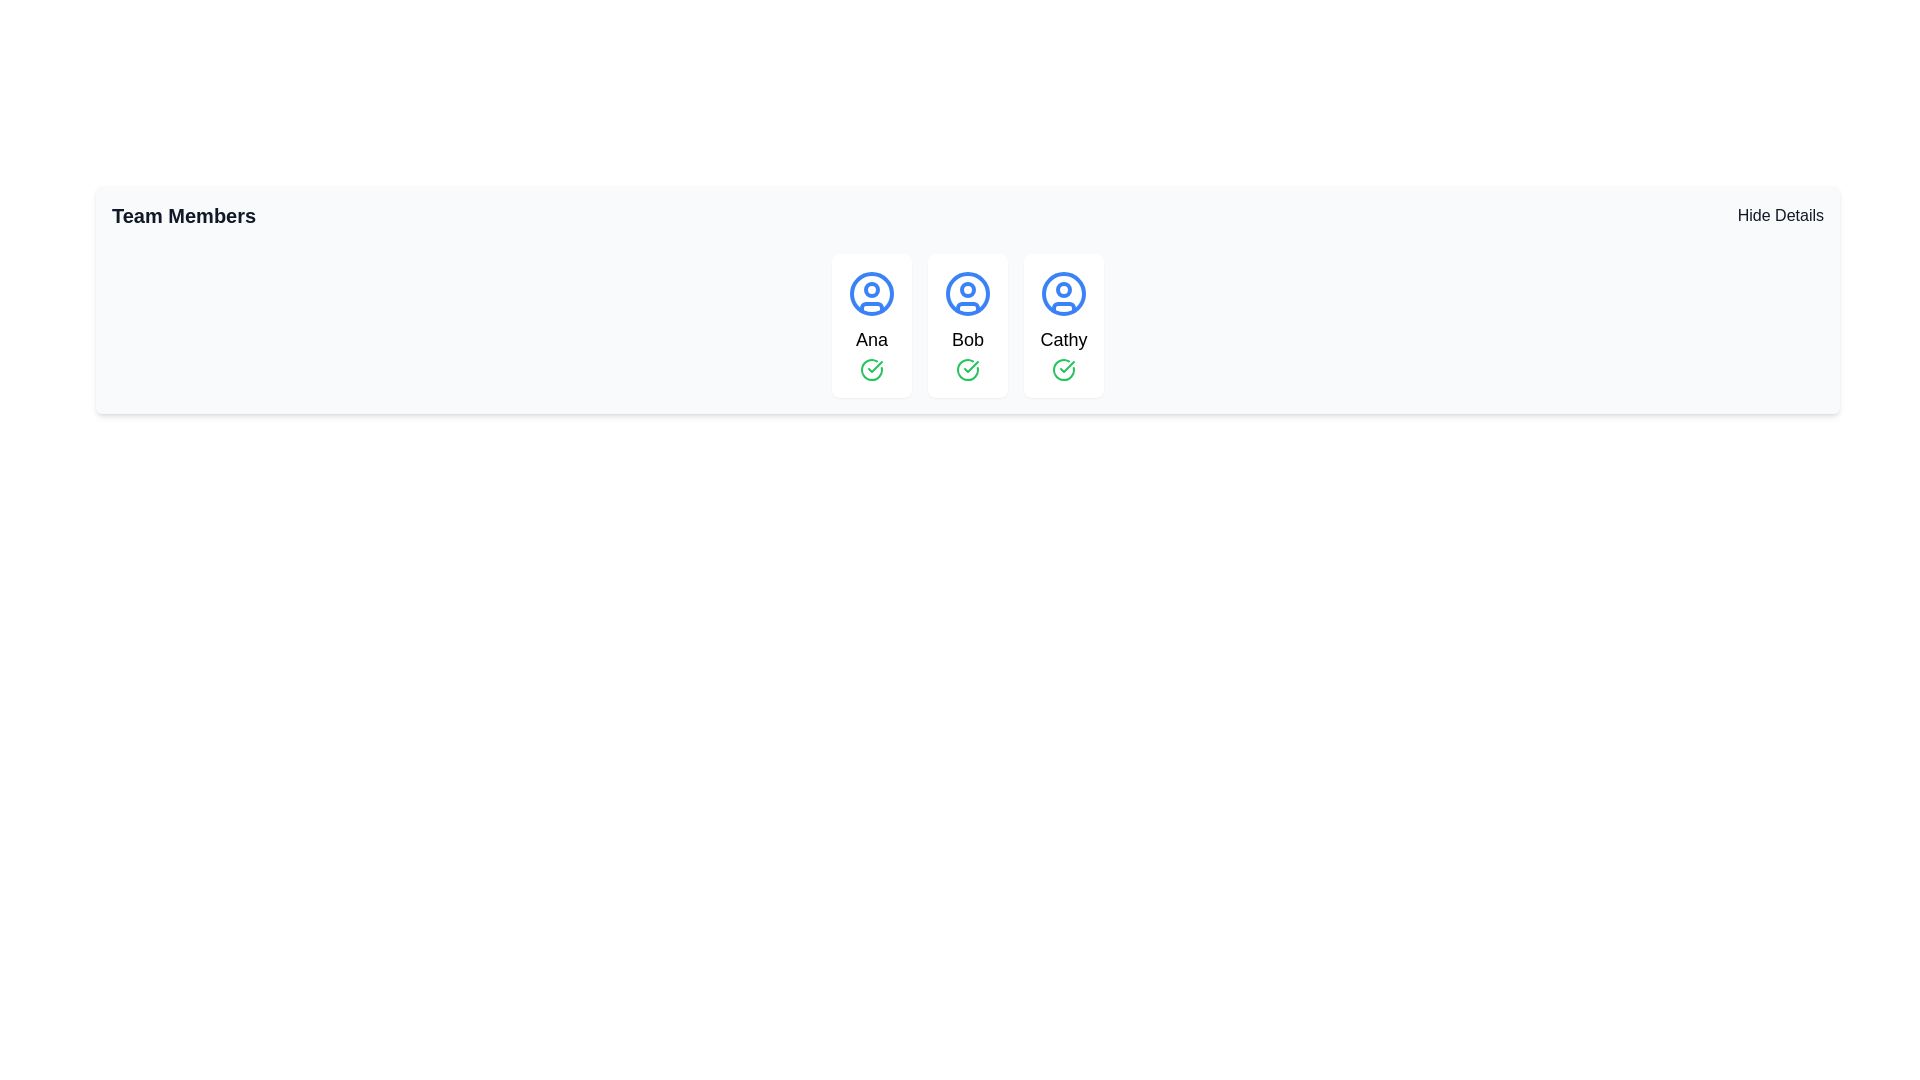 The width and height of the screenshot is (1920, 1080). What do you see at coordinates (872, 338) in the screenshot?
I see `the text label displaying the name 'Ana', which is located beneath a user profile icon in a vertically aligned group of user profile cards` at bounding box center [872, 338].